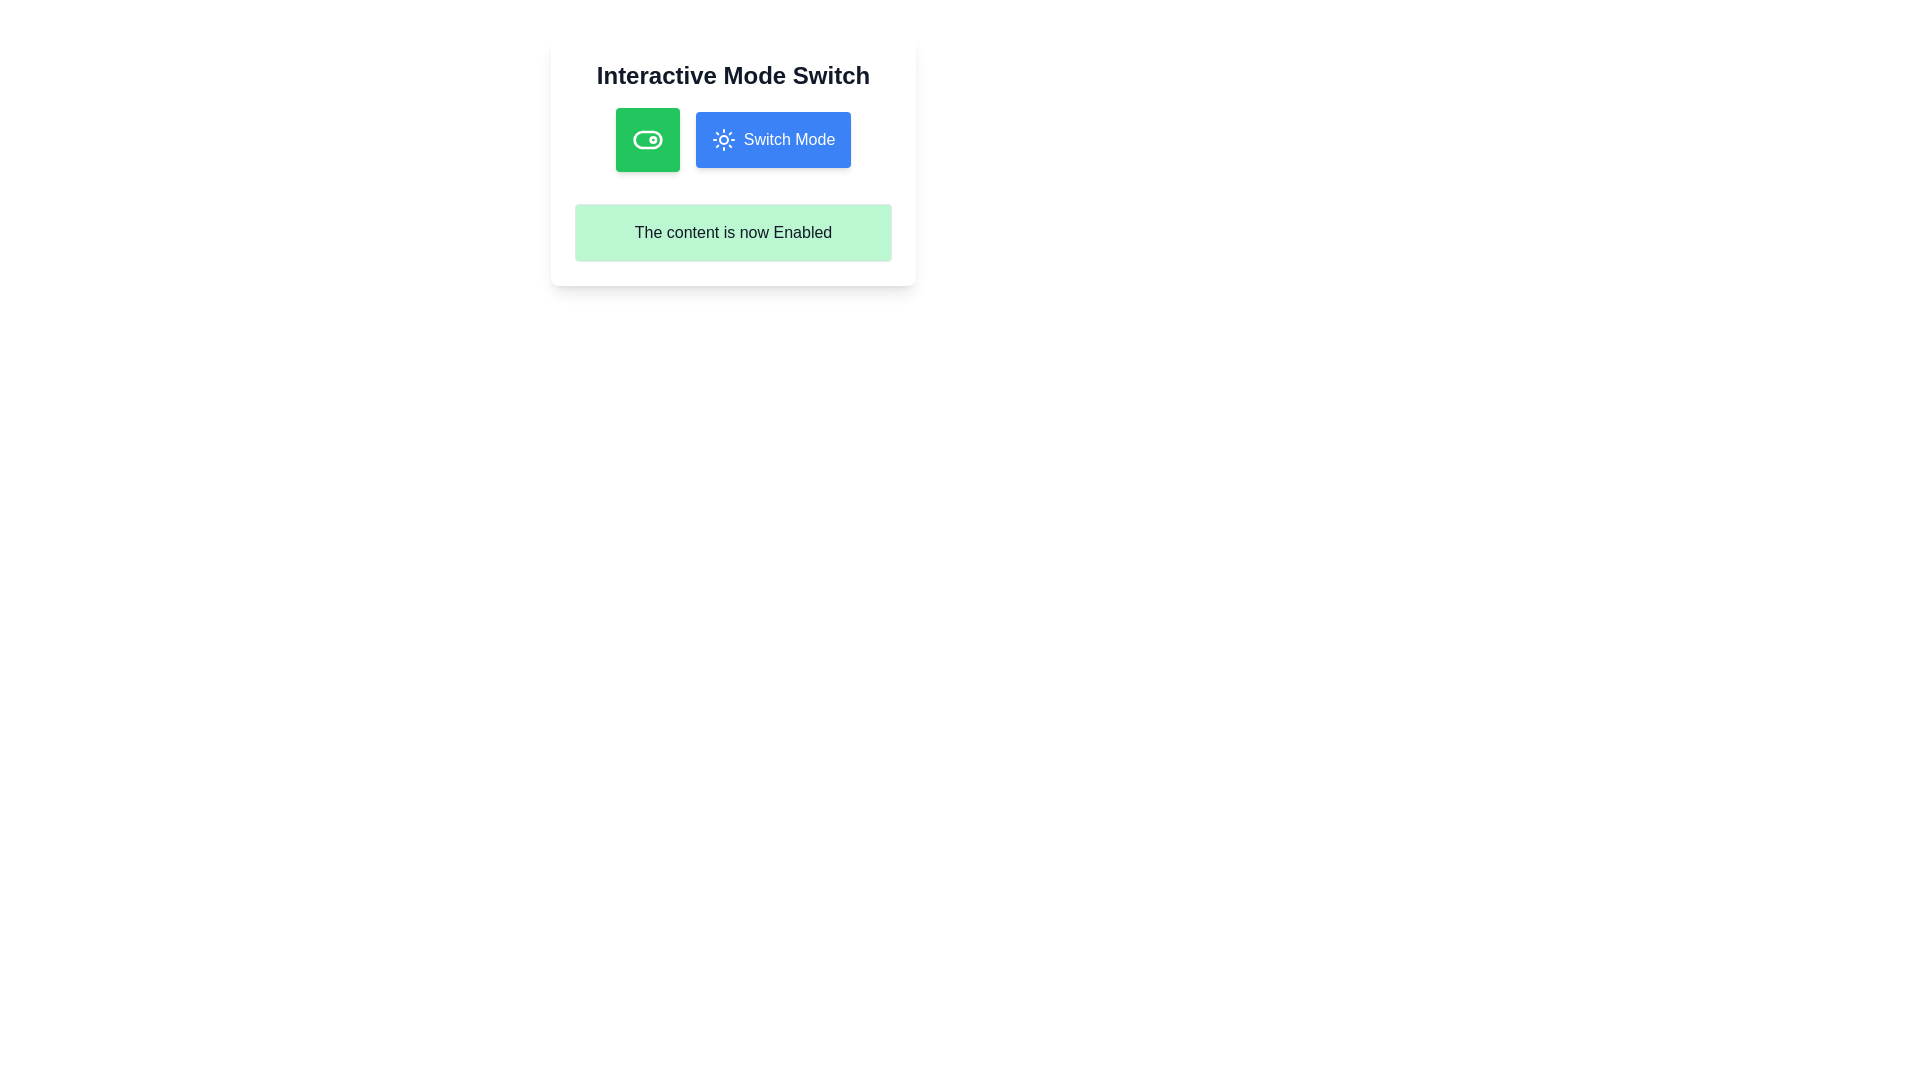 Image resolution: width=1920 pixels, height=1080 pixels. I want to click on the toggle switch background element, which indicates the inactive or active state of the toggle switch, located in the upper-left portion of the interface, so click(647, 138).